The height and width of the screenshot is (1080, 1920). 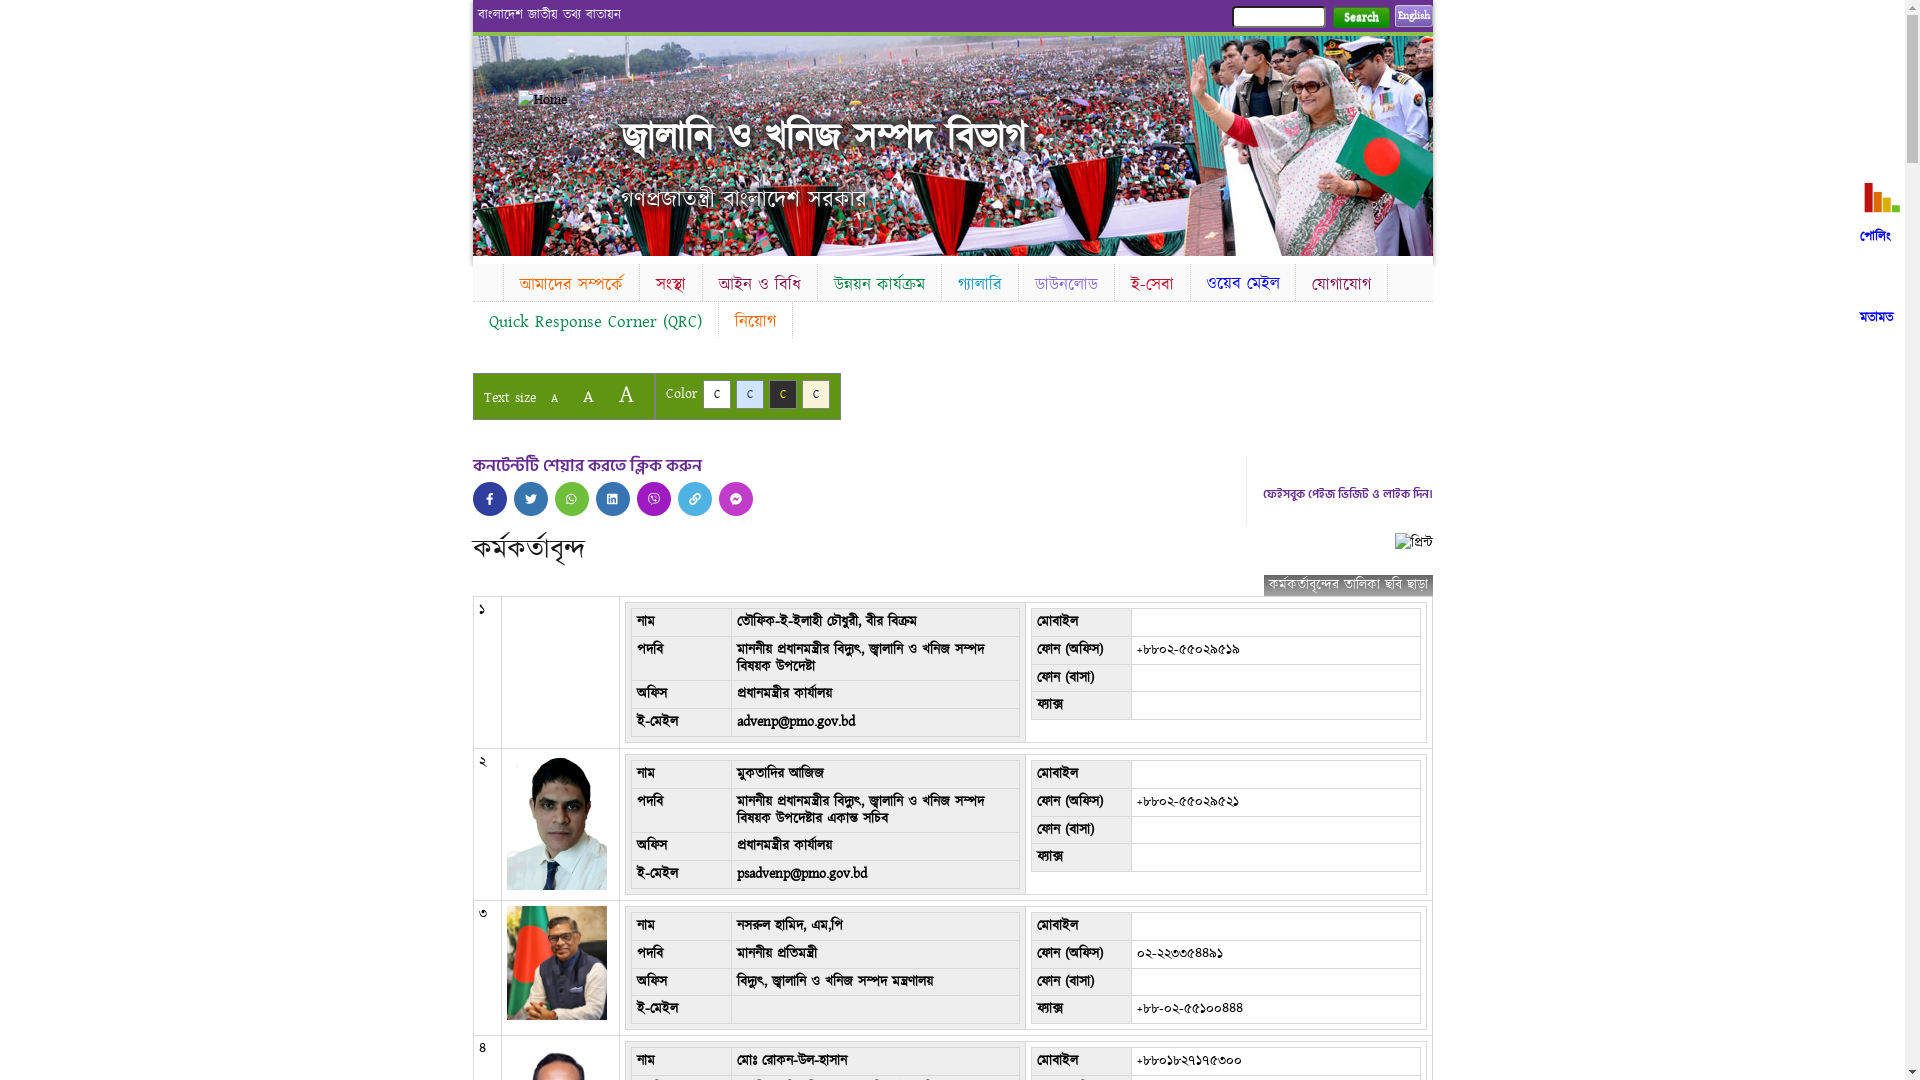 What do you see at coordinates (539, 398) in the screenshot?
I see `'A'` at bounding box center [539, 398].